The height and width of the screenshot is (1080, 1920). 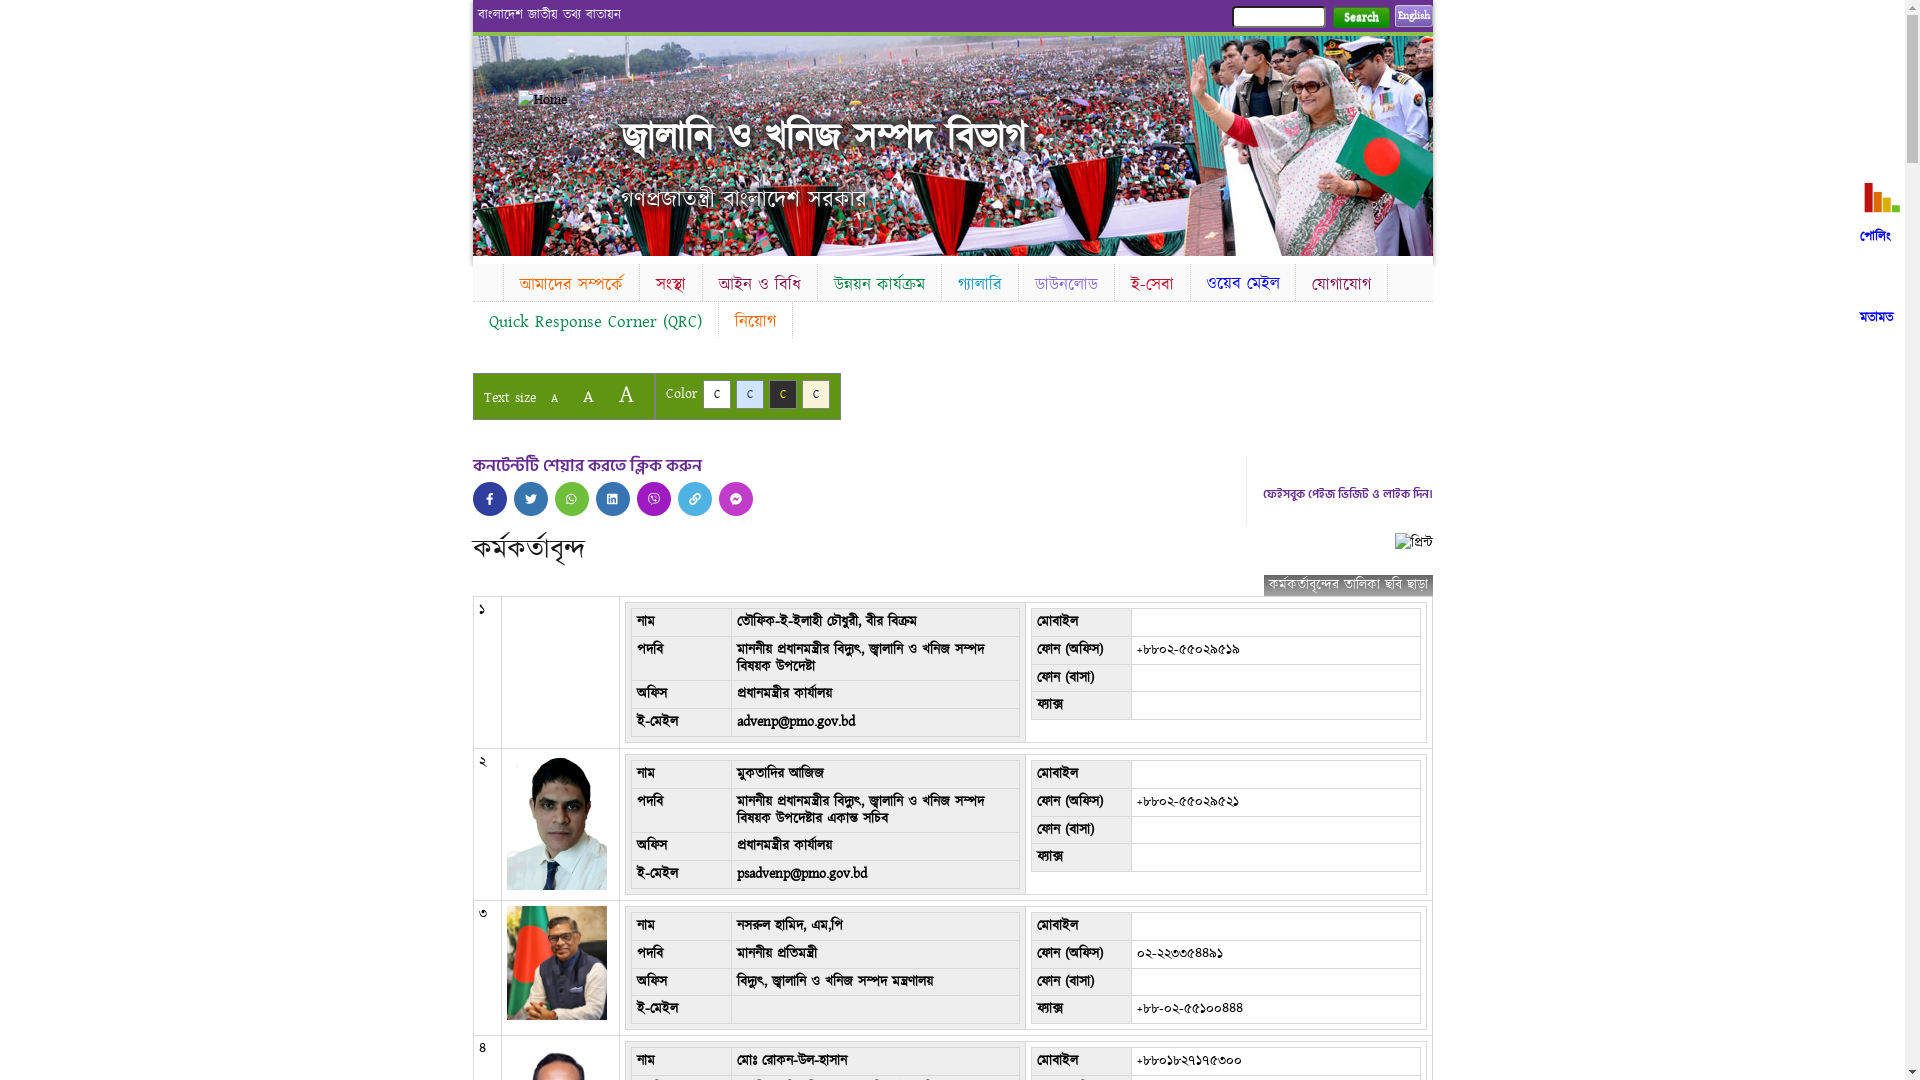 What do you see at coordinates (539, 398) in the screenshot?
I see `'A'` at bounding box center [539, 398].